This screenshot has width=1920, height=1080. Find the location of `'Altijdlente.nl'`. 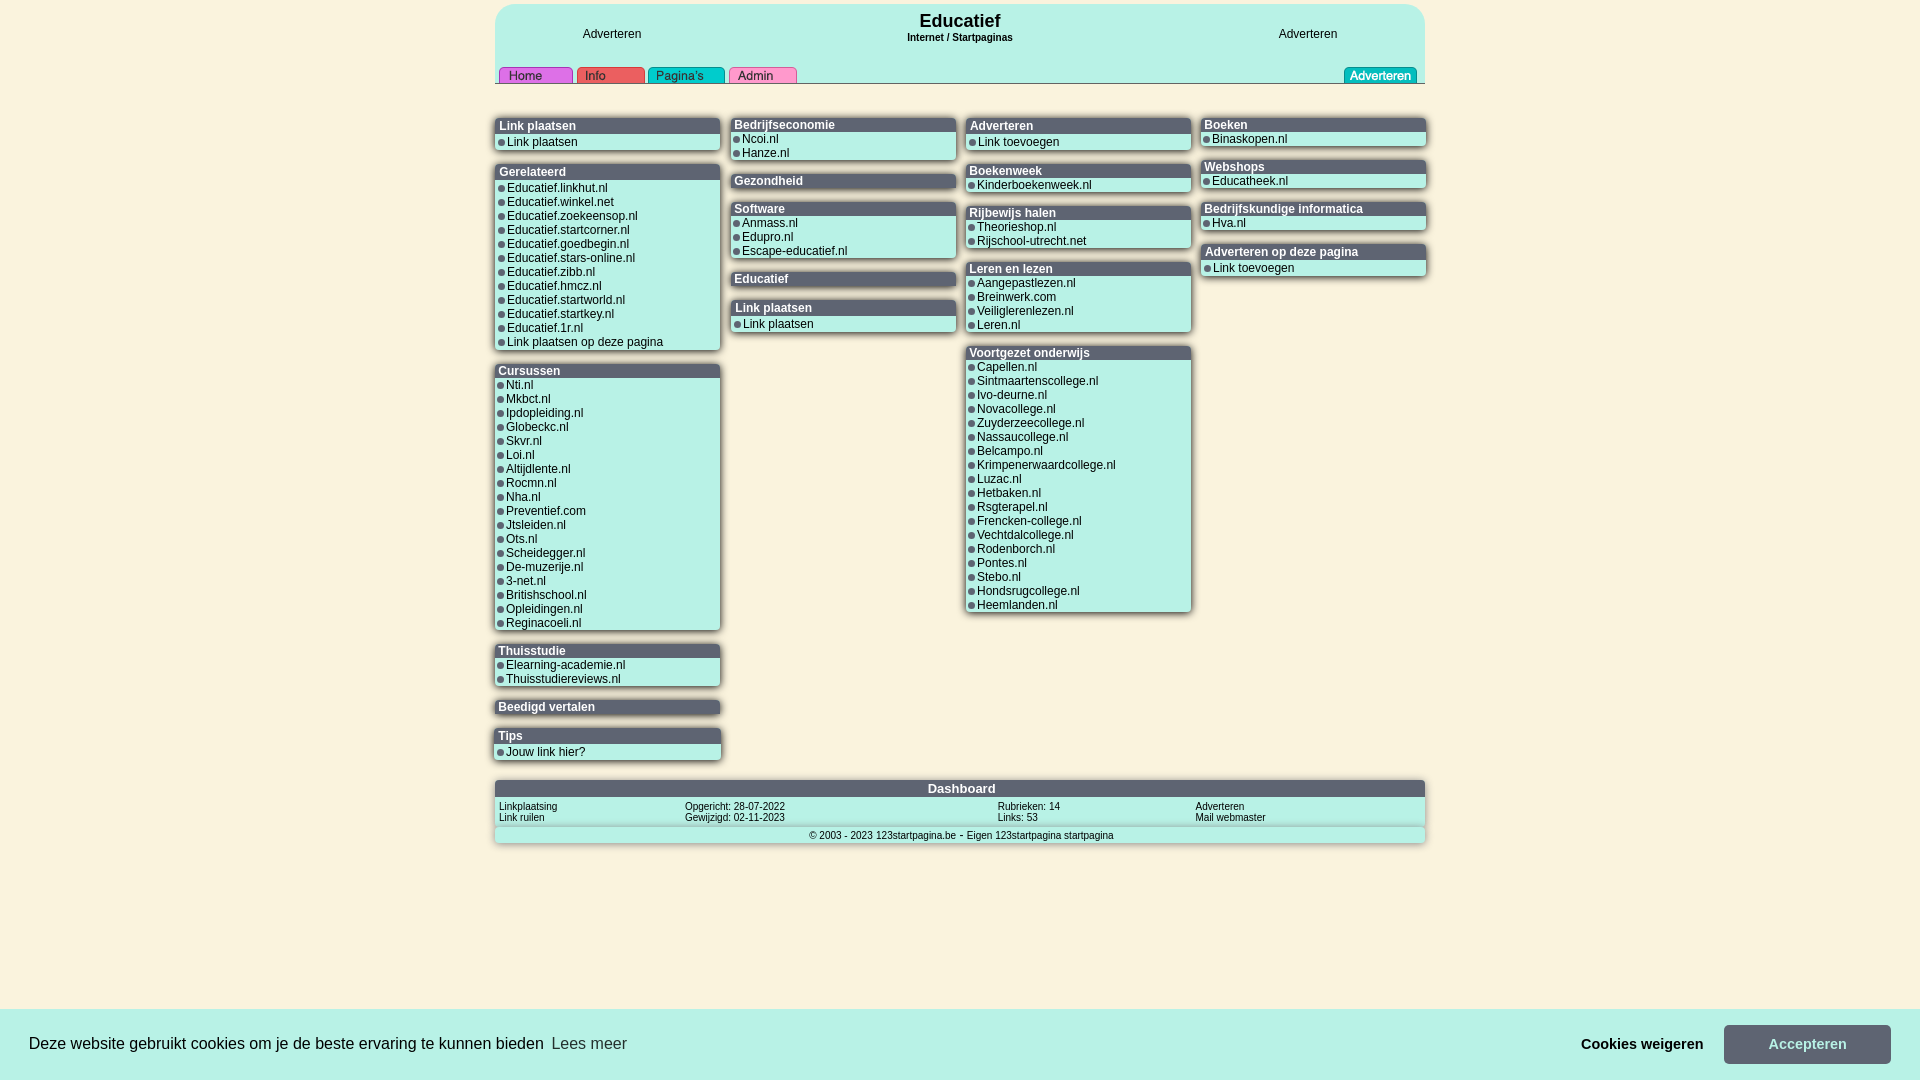

'Altijdlente.nl' is located at coordinates (505, 469).